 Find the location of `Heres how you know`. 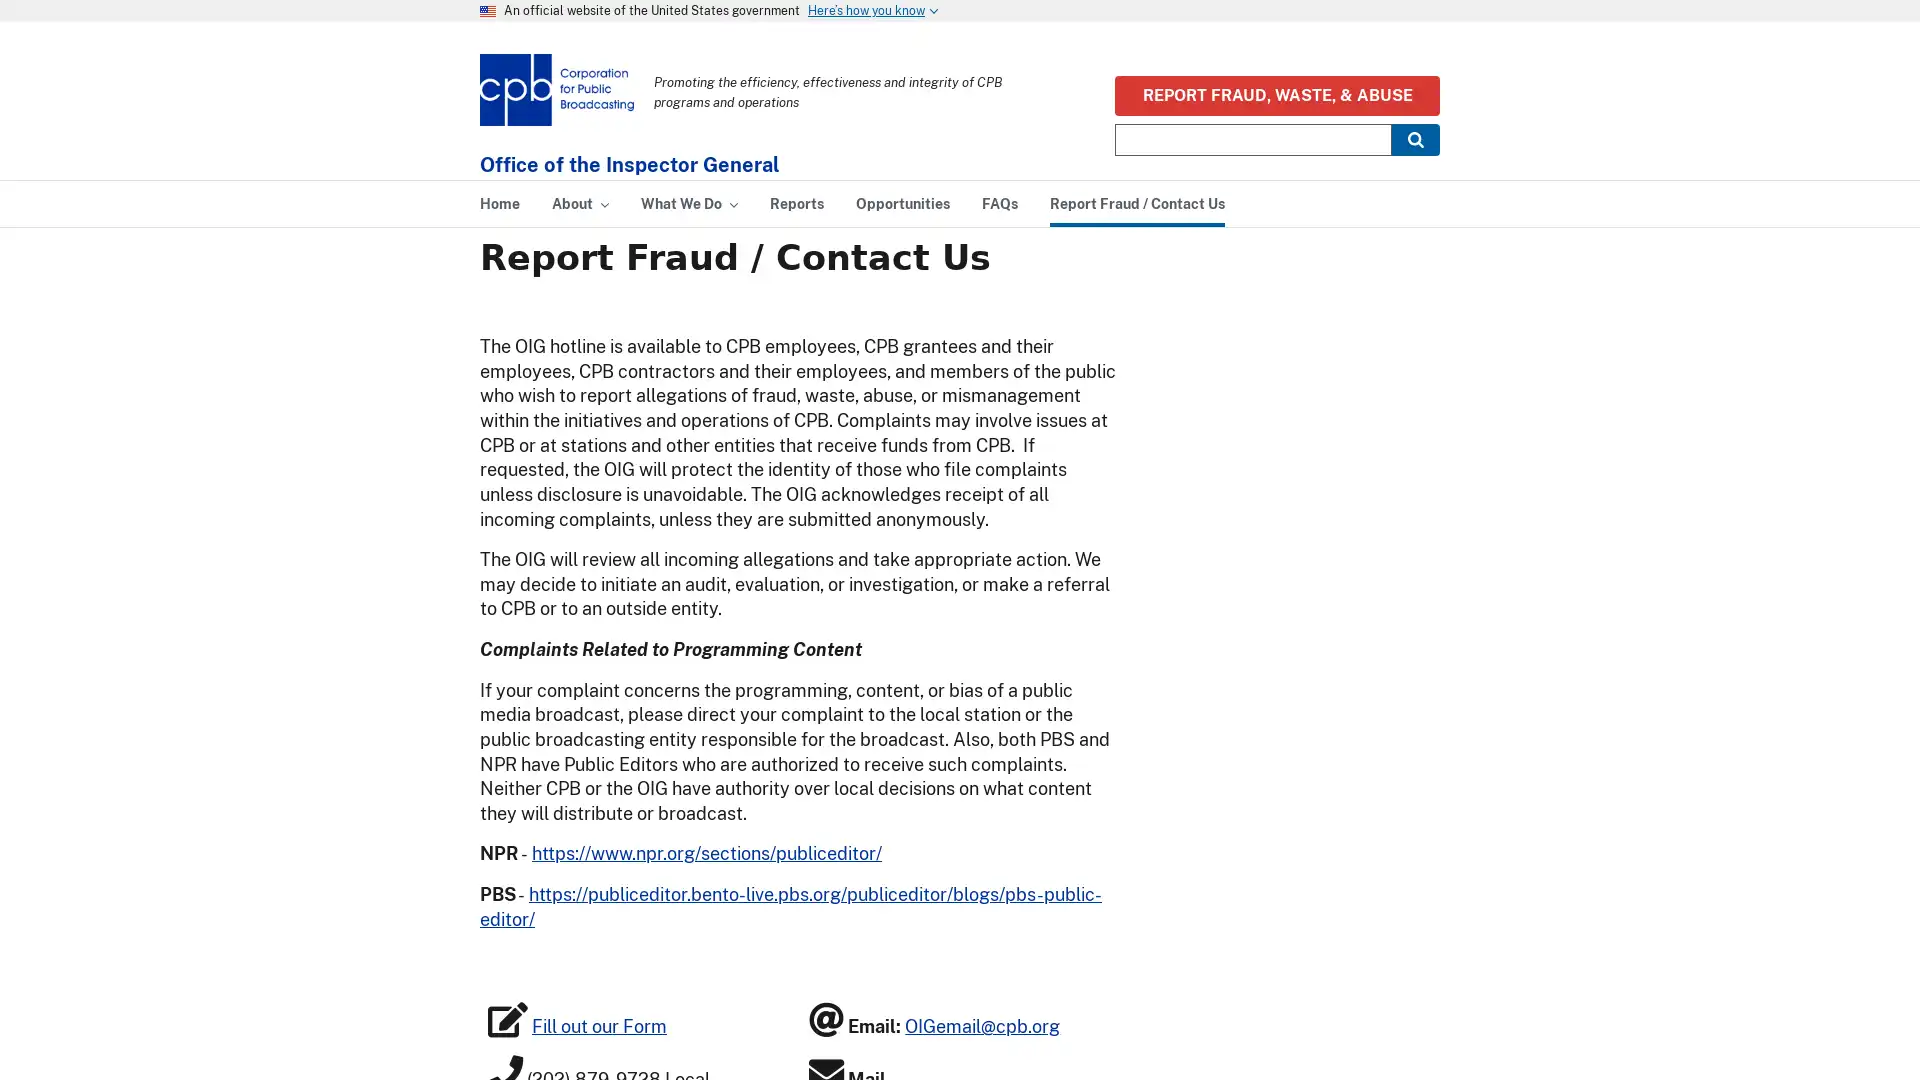

Heres how you know is located at coordinates (873, 11).